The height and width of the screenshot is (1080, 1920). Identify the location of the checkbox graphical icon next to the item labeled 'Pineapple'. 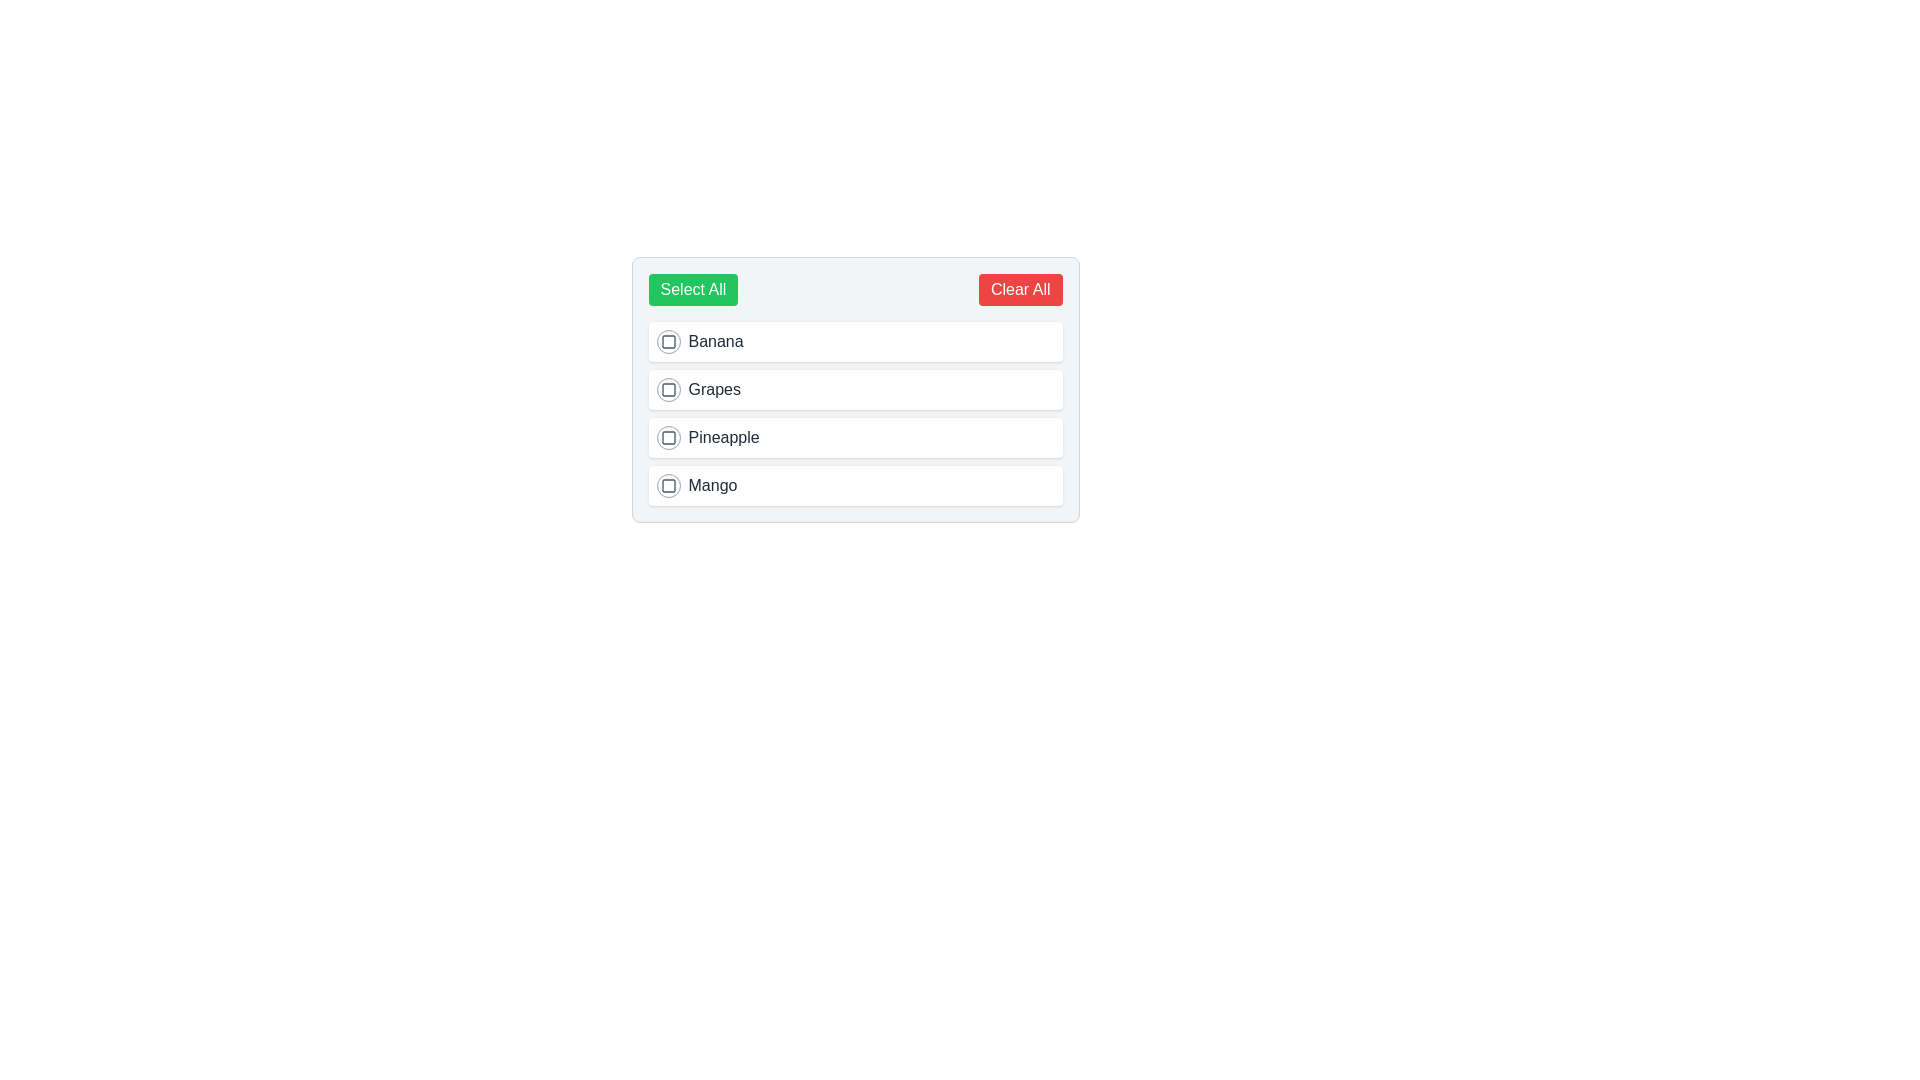
(668, 437).